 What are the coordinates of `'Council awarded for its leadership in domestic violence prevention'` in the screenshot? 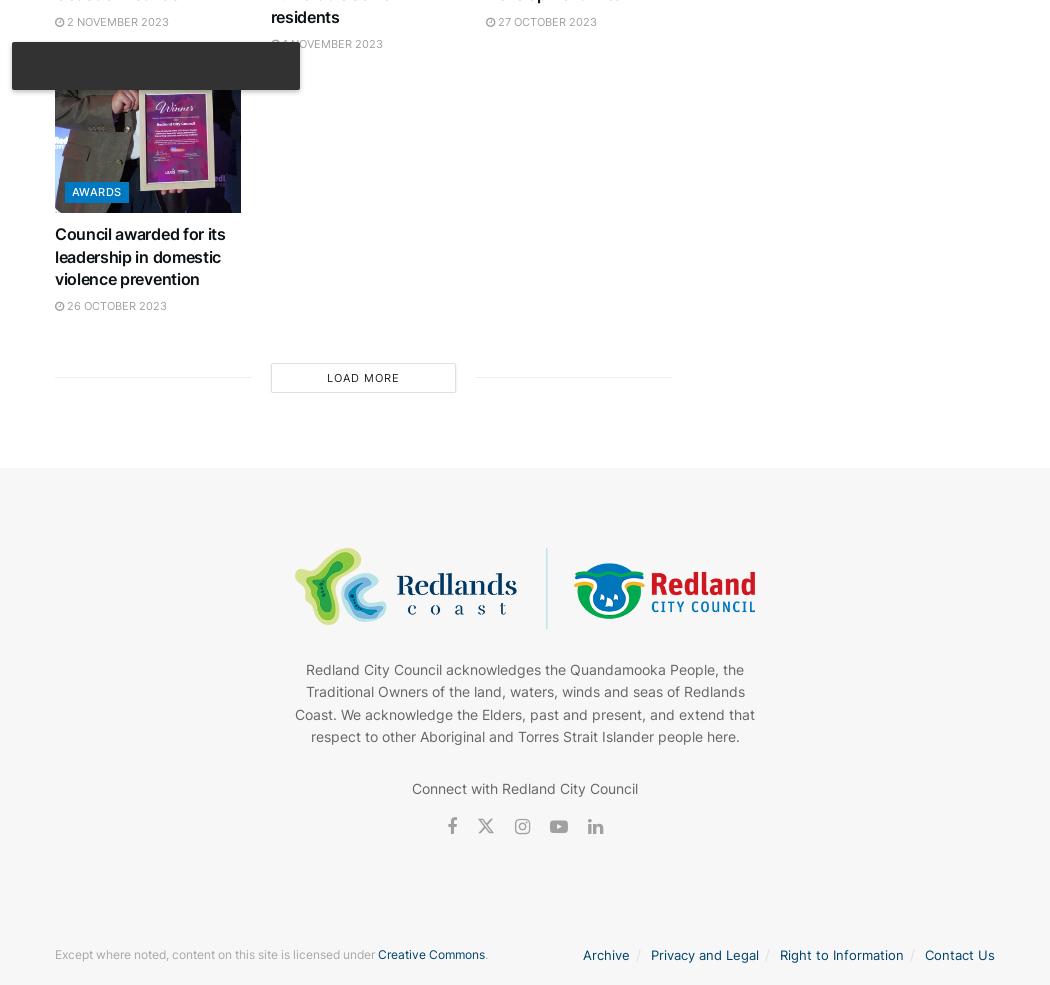 It's located at (138, 255).